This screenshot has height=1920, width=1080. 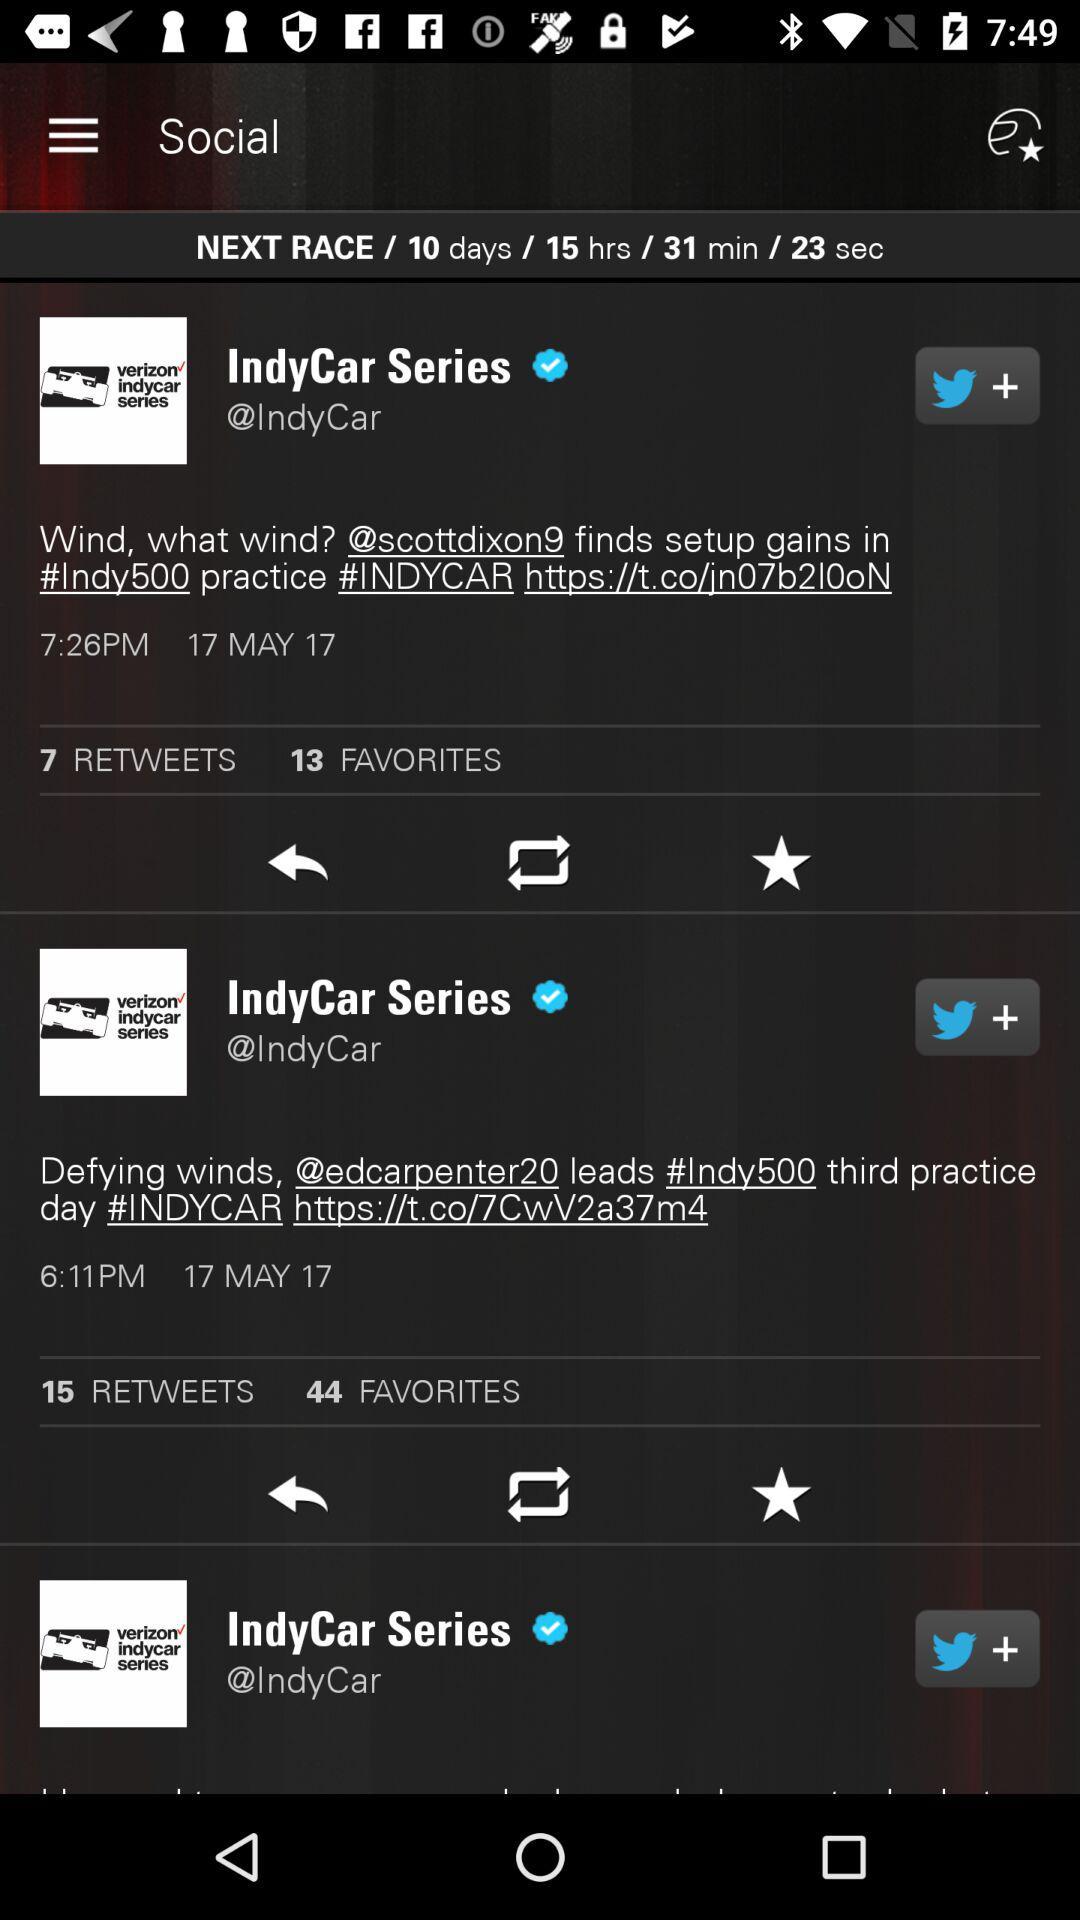 I want to click on shift option, so click(x=538, y=1500).